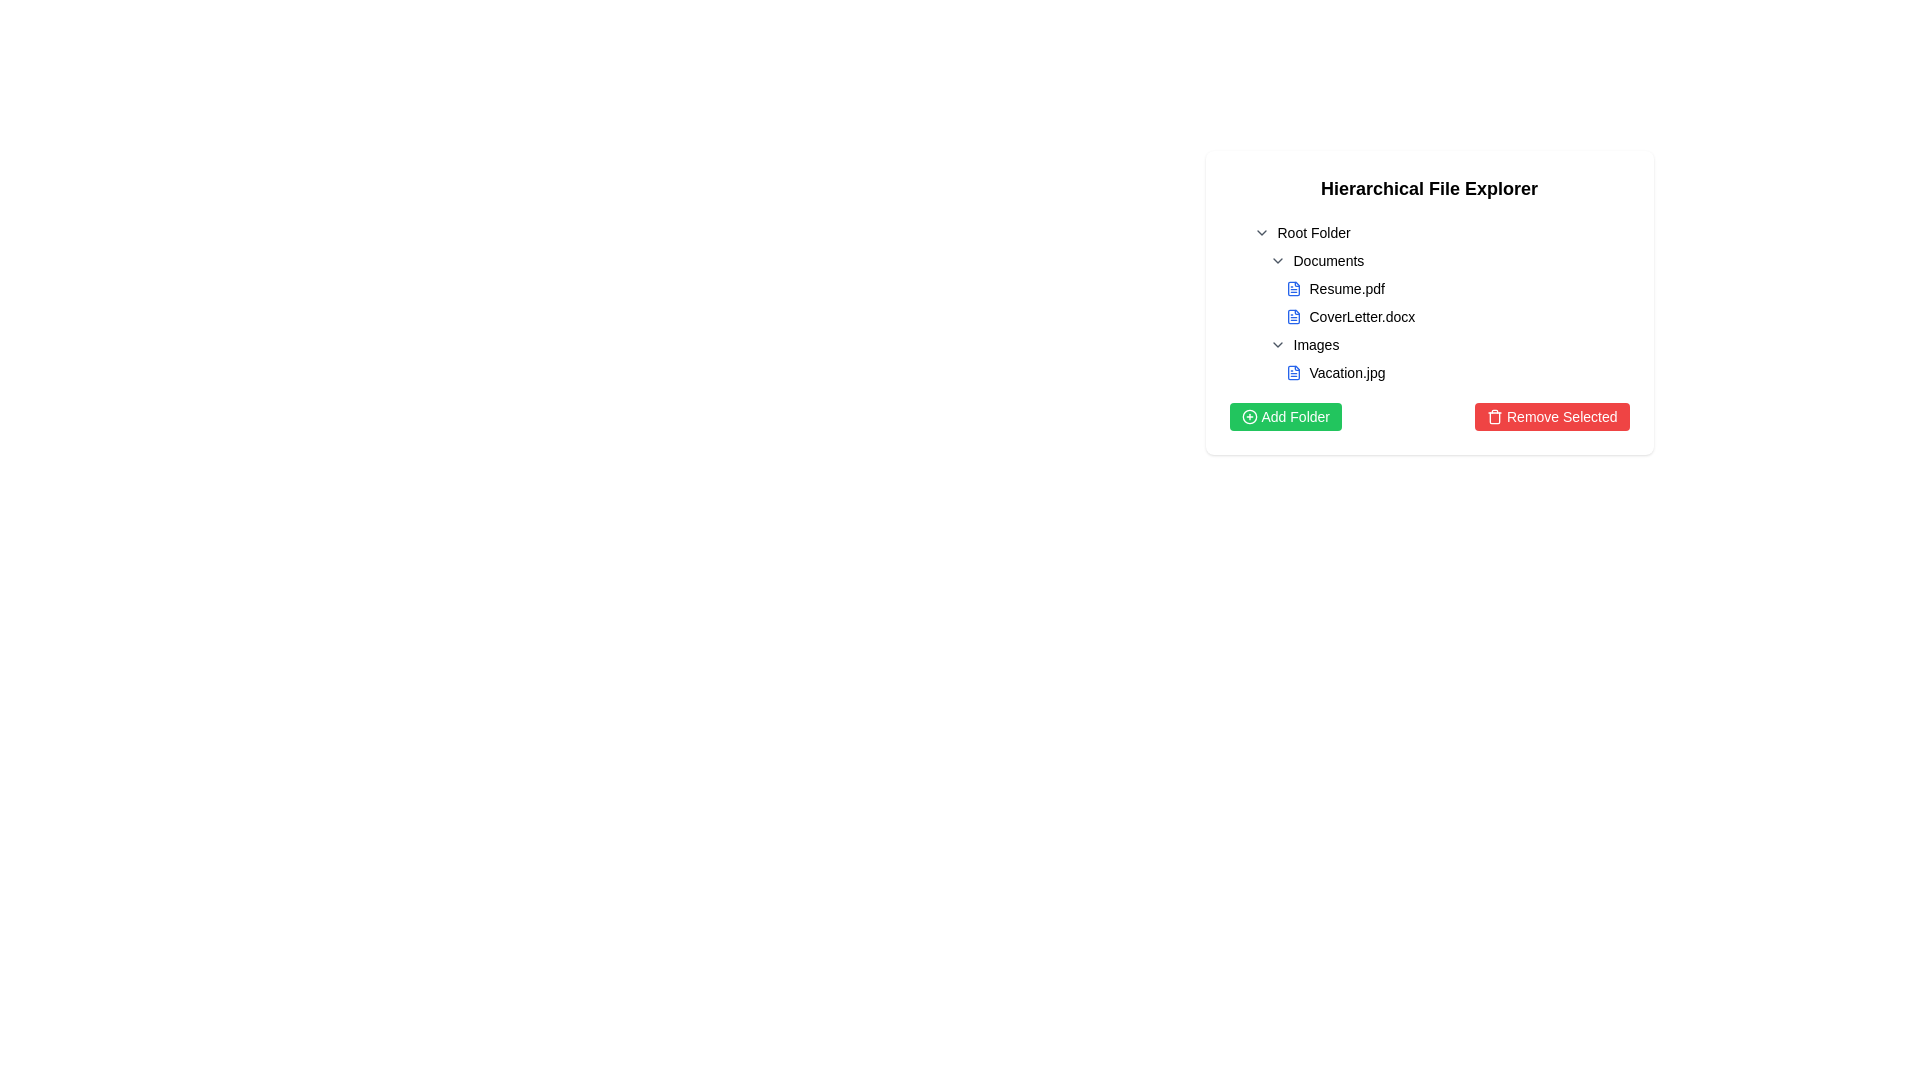  What do you see at coordinates (1445, 343) in the screenshot?
I see `the 'Images' button located in the file explorer` at bounding box center [1445, 343].